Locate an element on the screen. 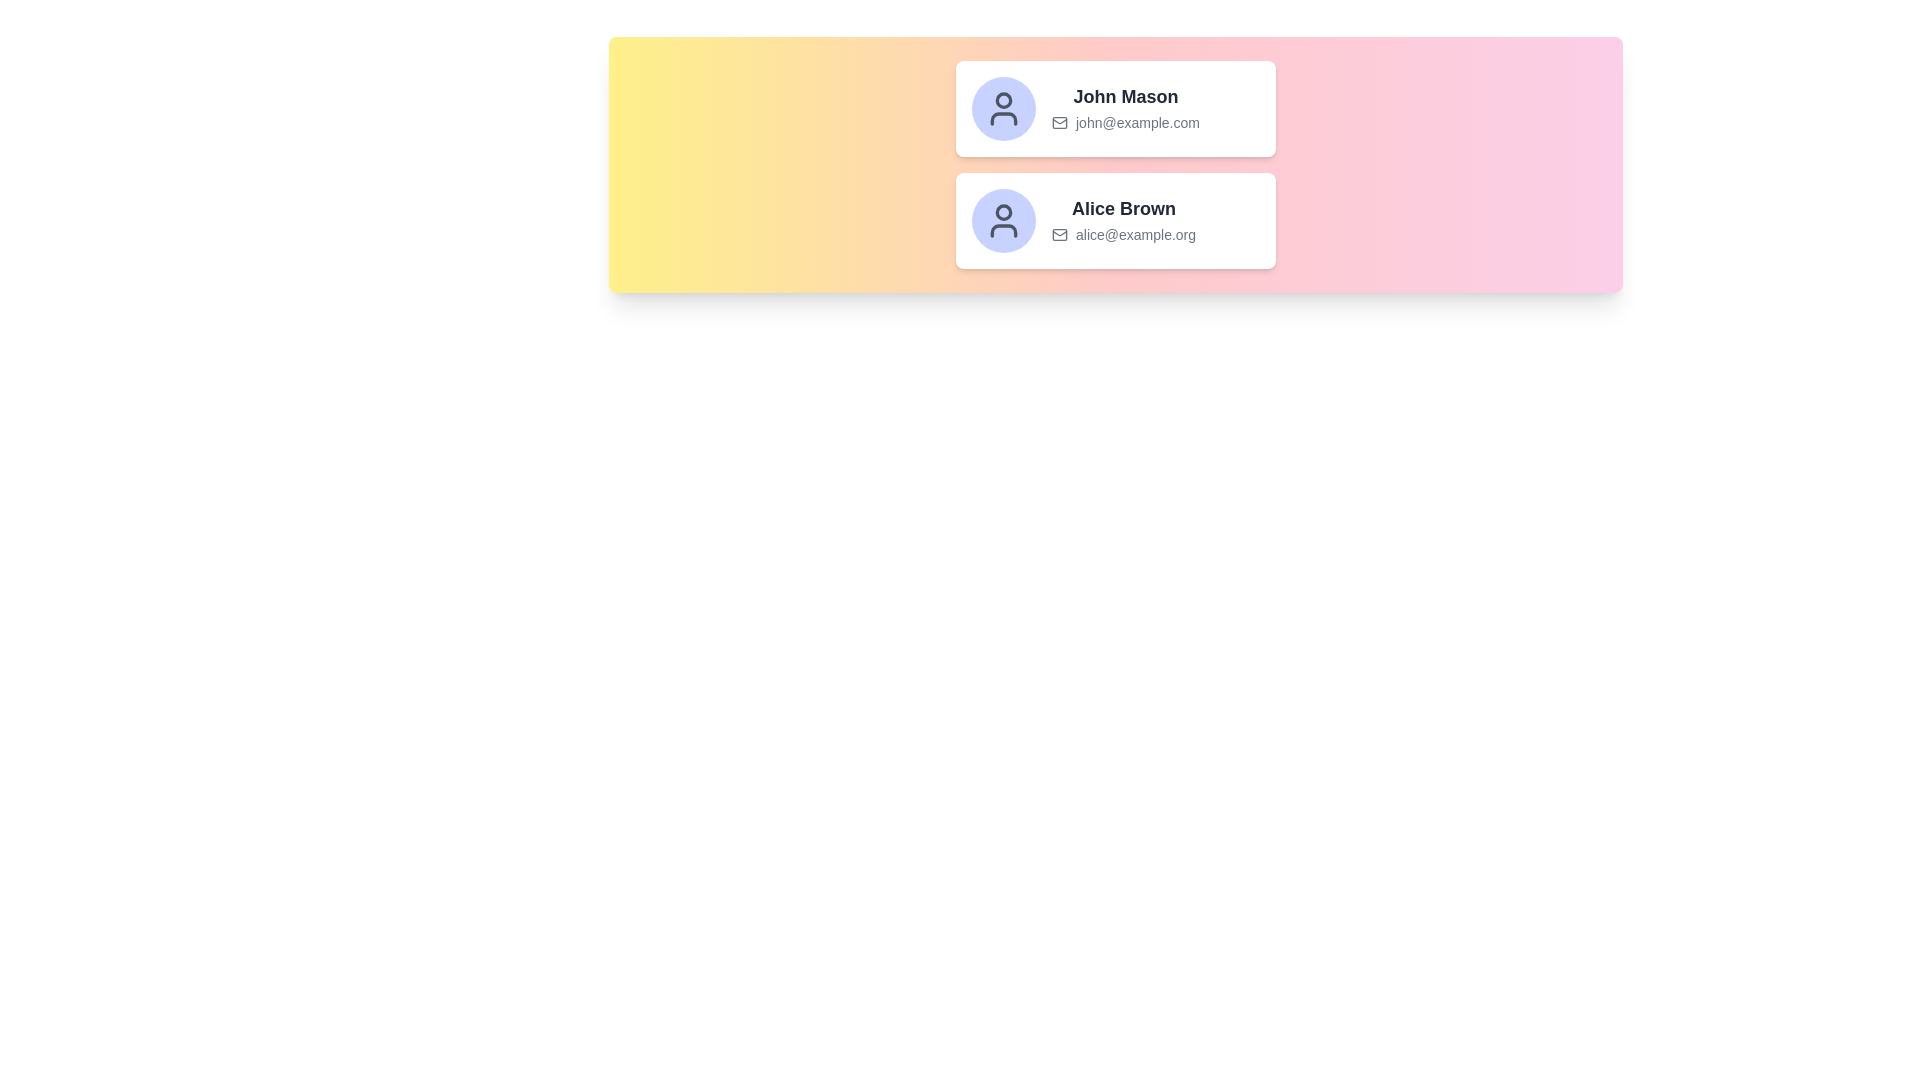 This screenshot has width=1920, height=1080. the lower part of the user profile SVG icon, which resembles the shoulders of a person is located at coordinates (1003, 119).